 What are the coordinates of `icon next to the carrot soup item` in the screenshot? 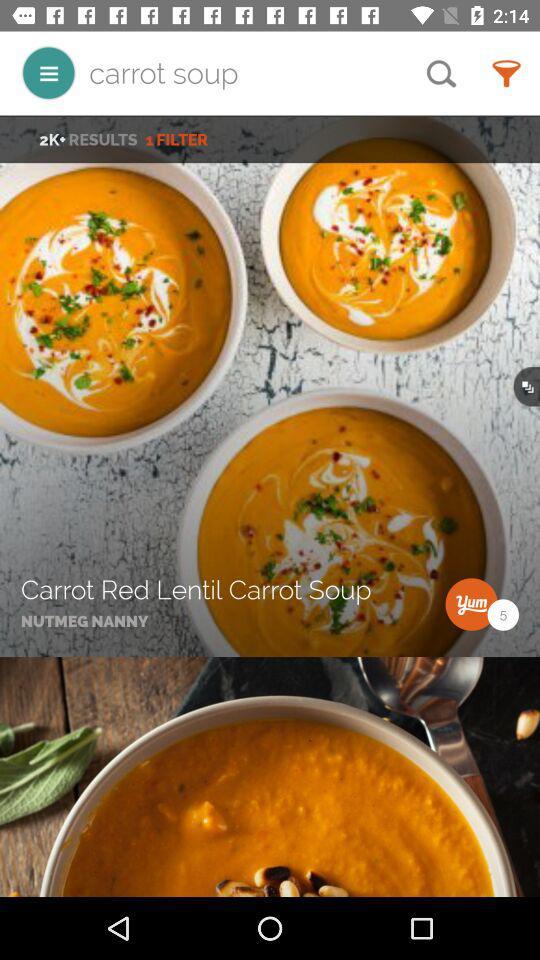 It's located at (48, 73).